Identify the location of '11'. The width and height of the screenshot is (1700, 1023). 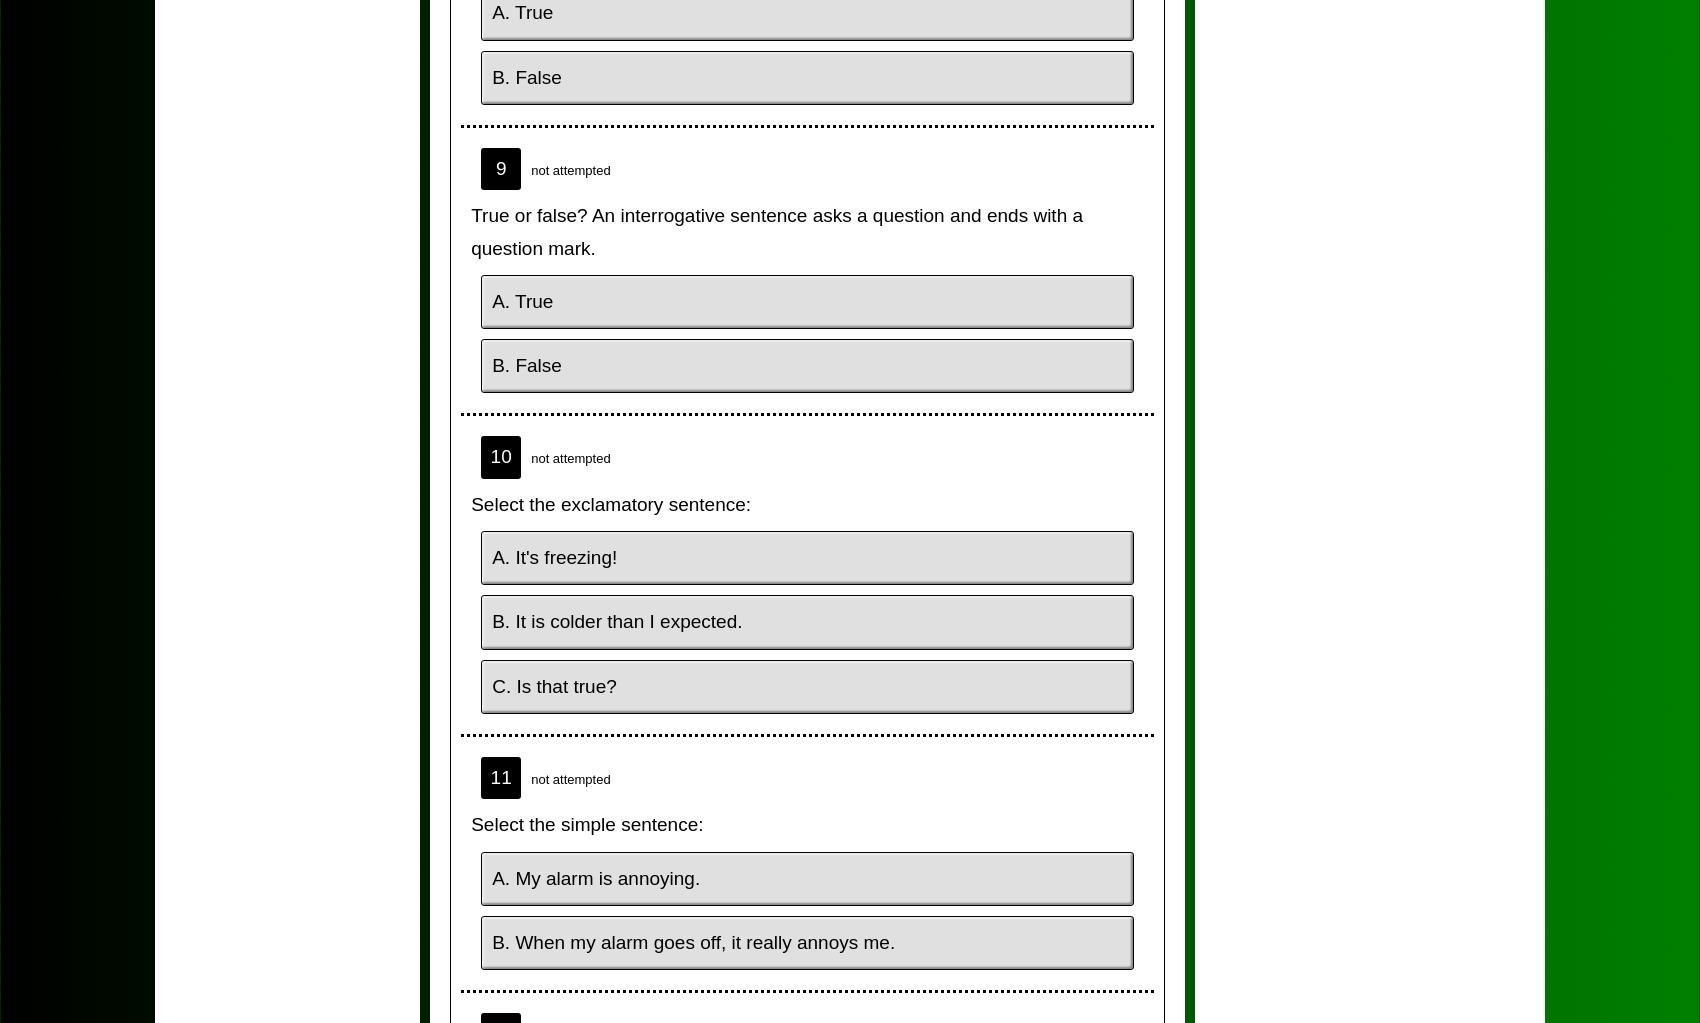
(500, 775).